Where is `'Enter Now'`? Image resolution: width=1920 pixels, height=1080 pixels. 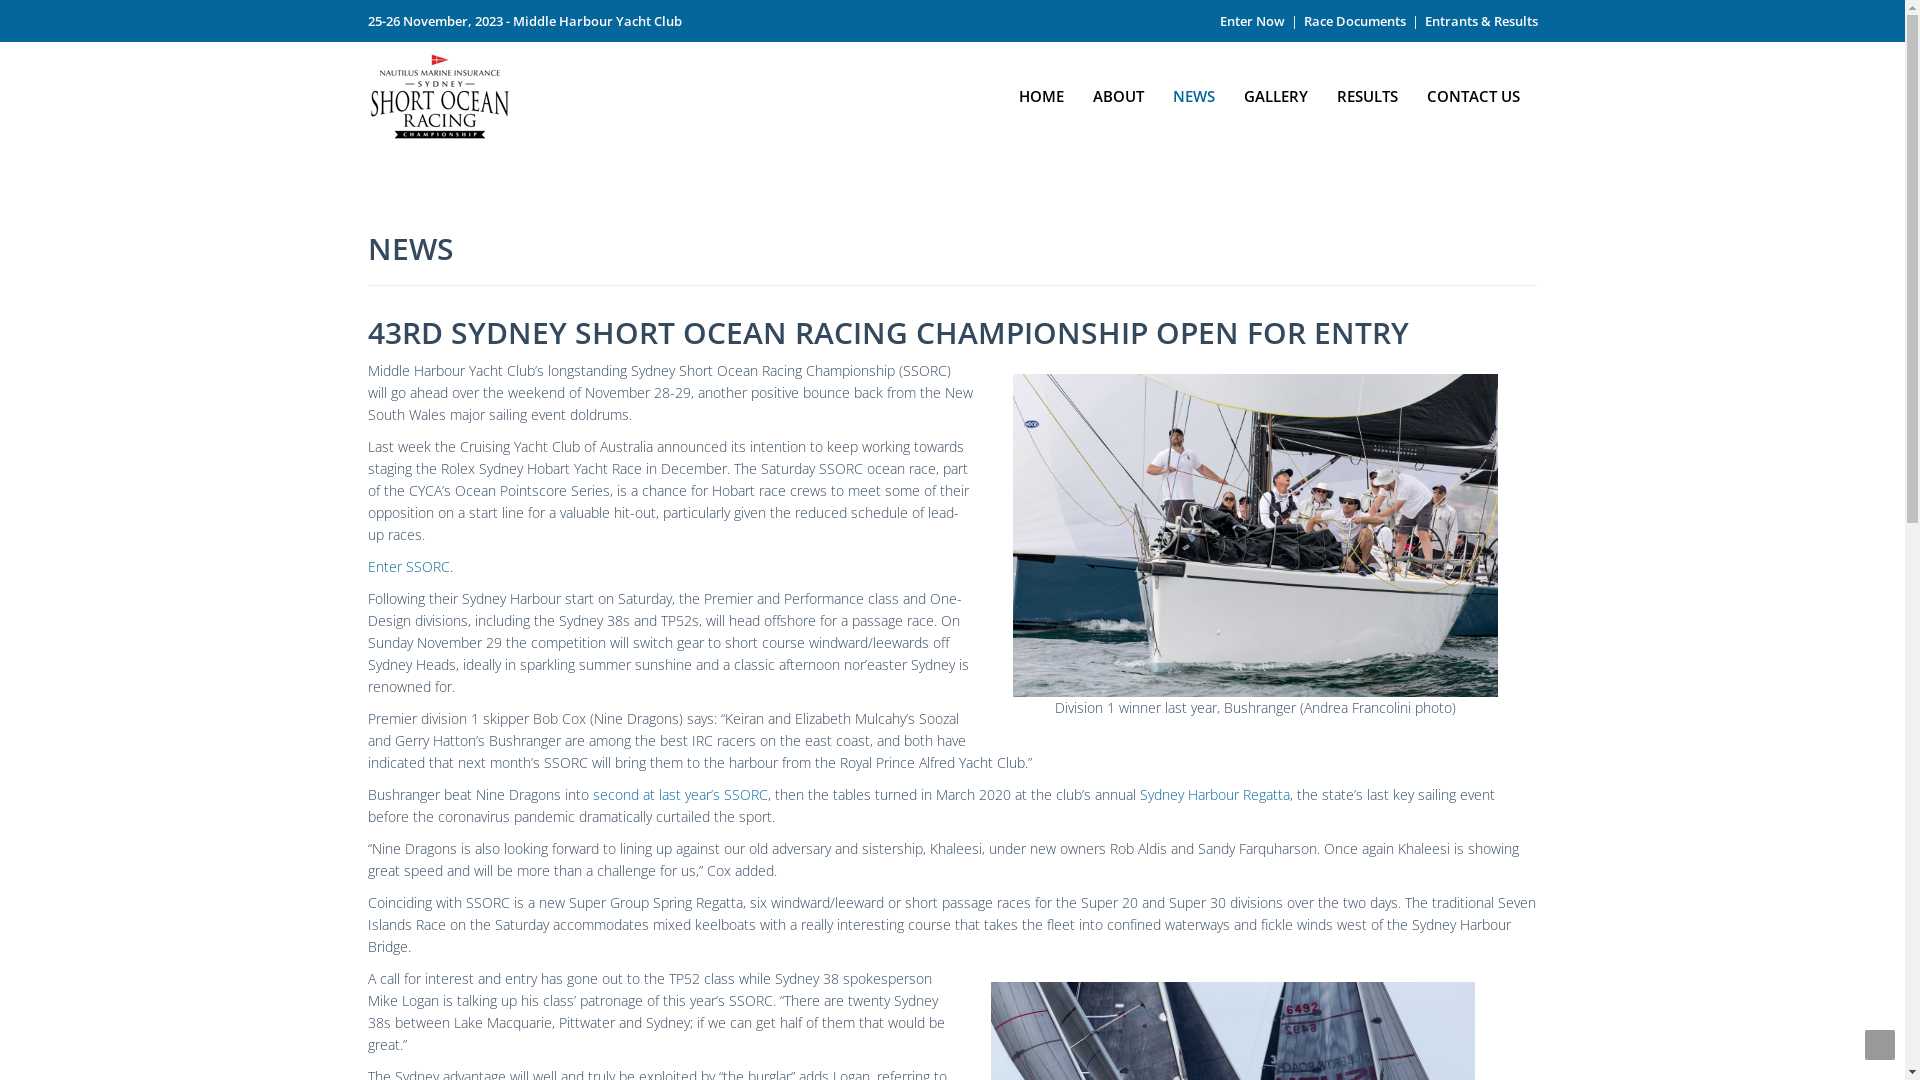
'Enter Now' is located at coordinates (1251, 20).